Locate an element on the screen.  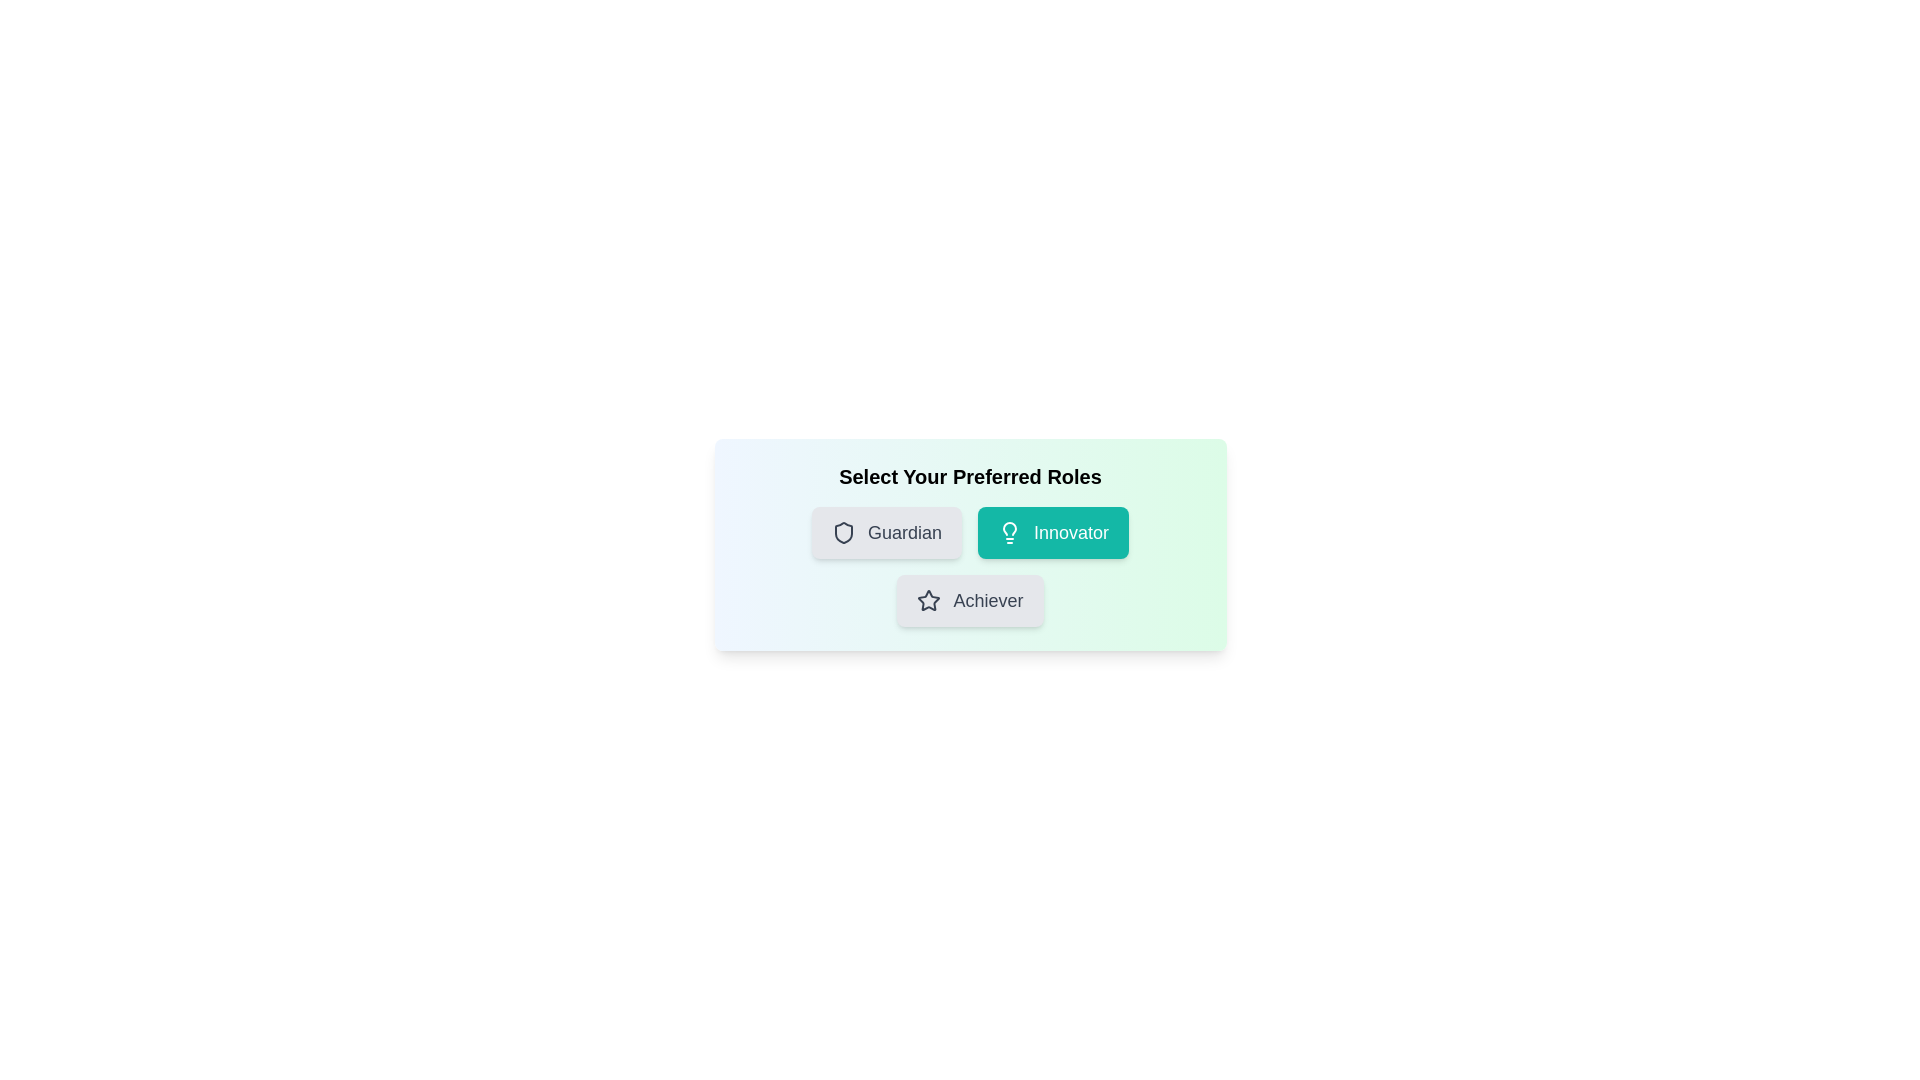
the role card Guardian is located at coordinates (886, 531).